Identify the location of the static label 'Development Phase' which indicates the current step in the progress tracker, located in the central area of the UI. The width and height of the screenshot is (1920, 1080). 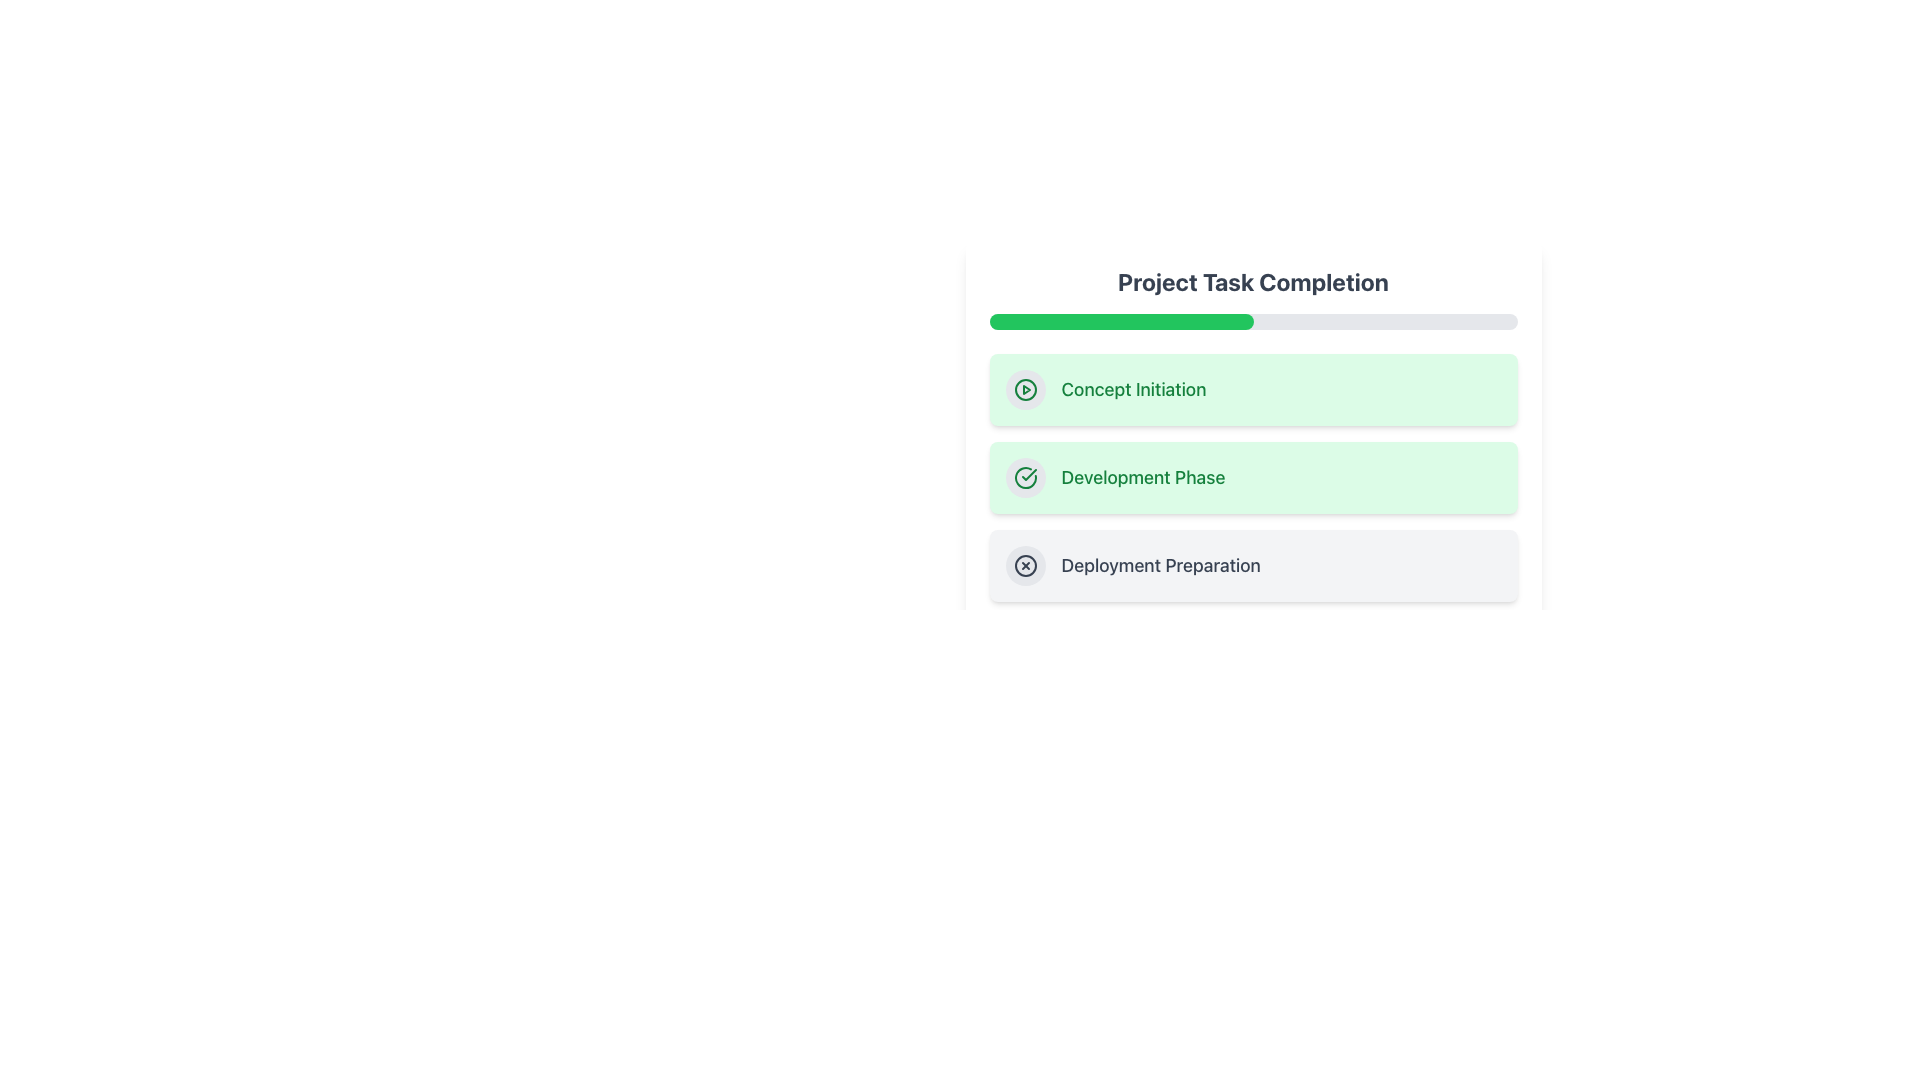
(1143, 478).